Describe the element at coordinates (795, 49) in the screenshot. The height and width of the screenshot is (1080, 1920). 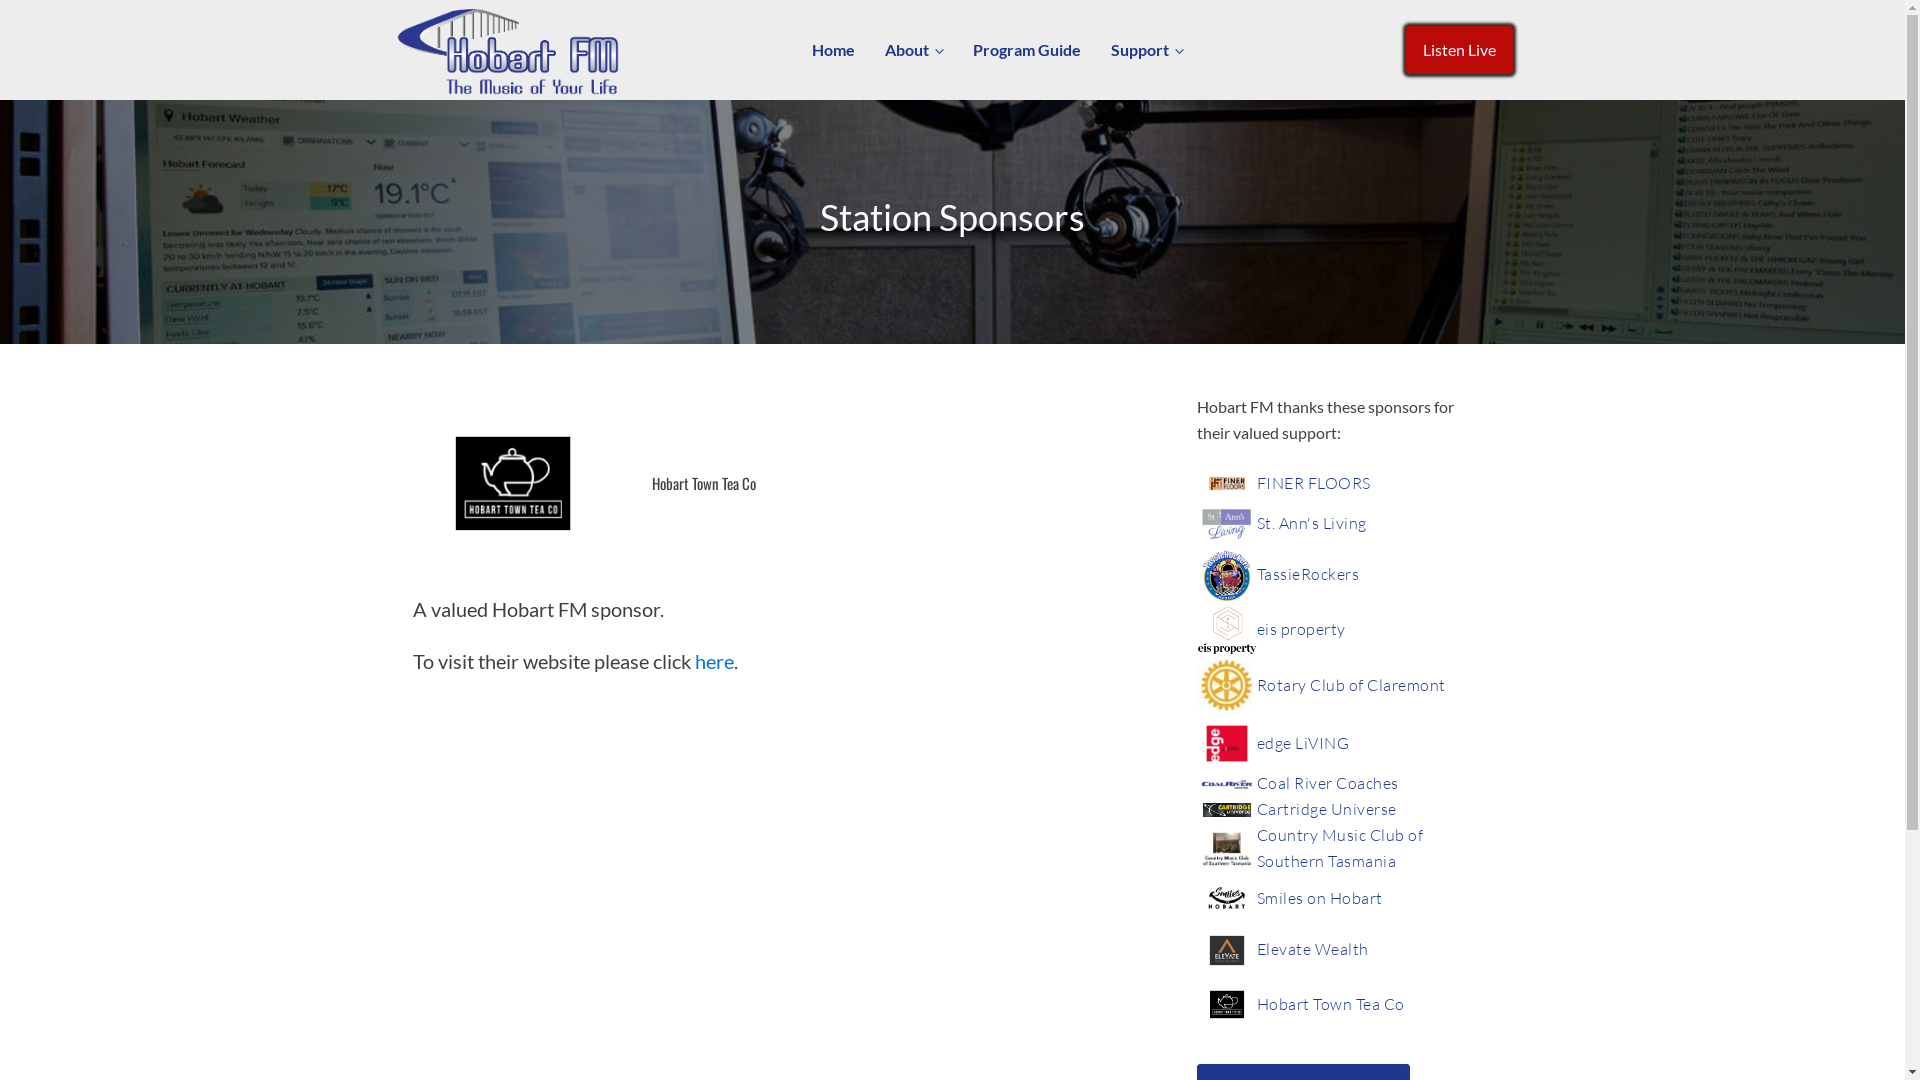
I see `'Home'` at that location.